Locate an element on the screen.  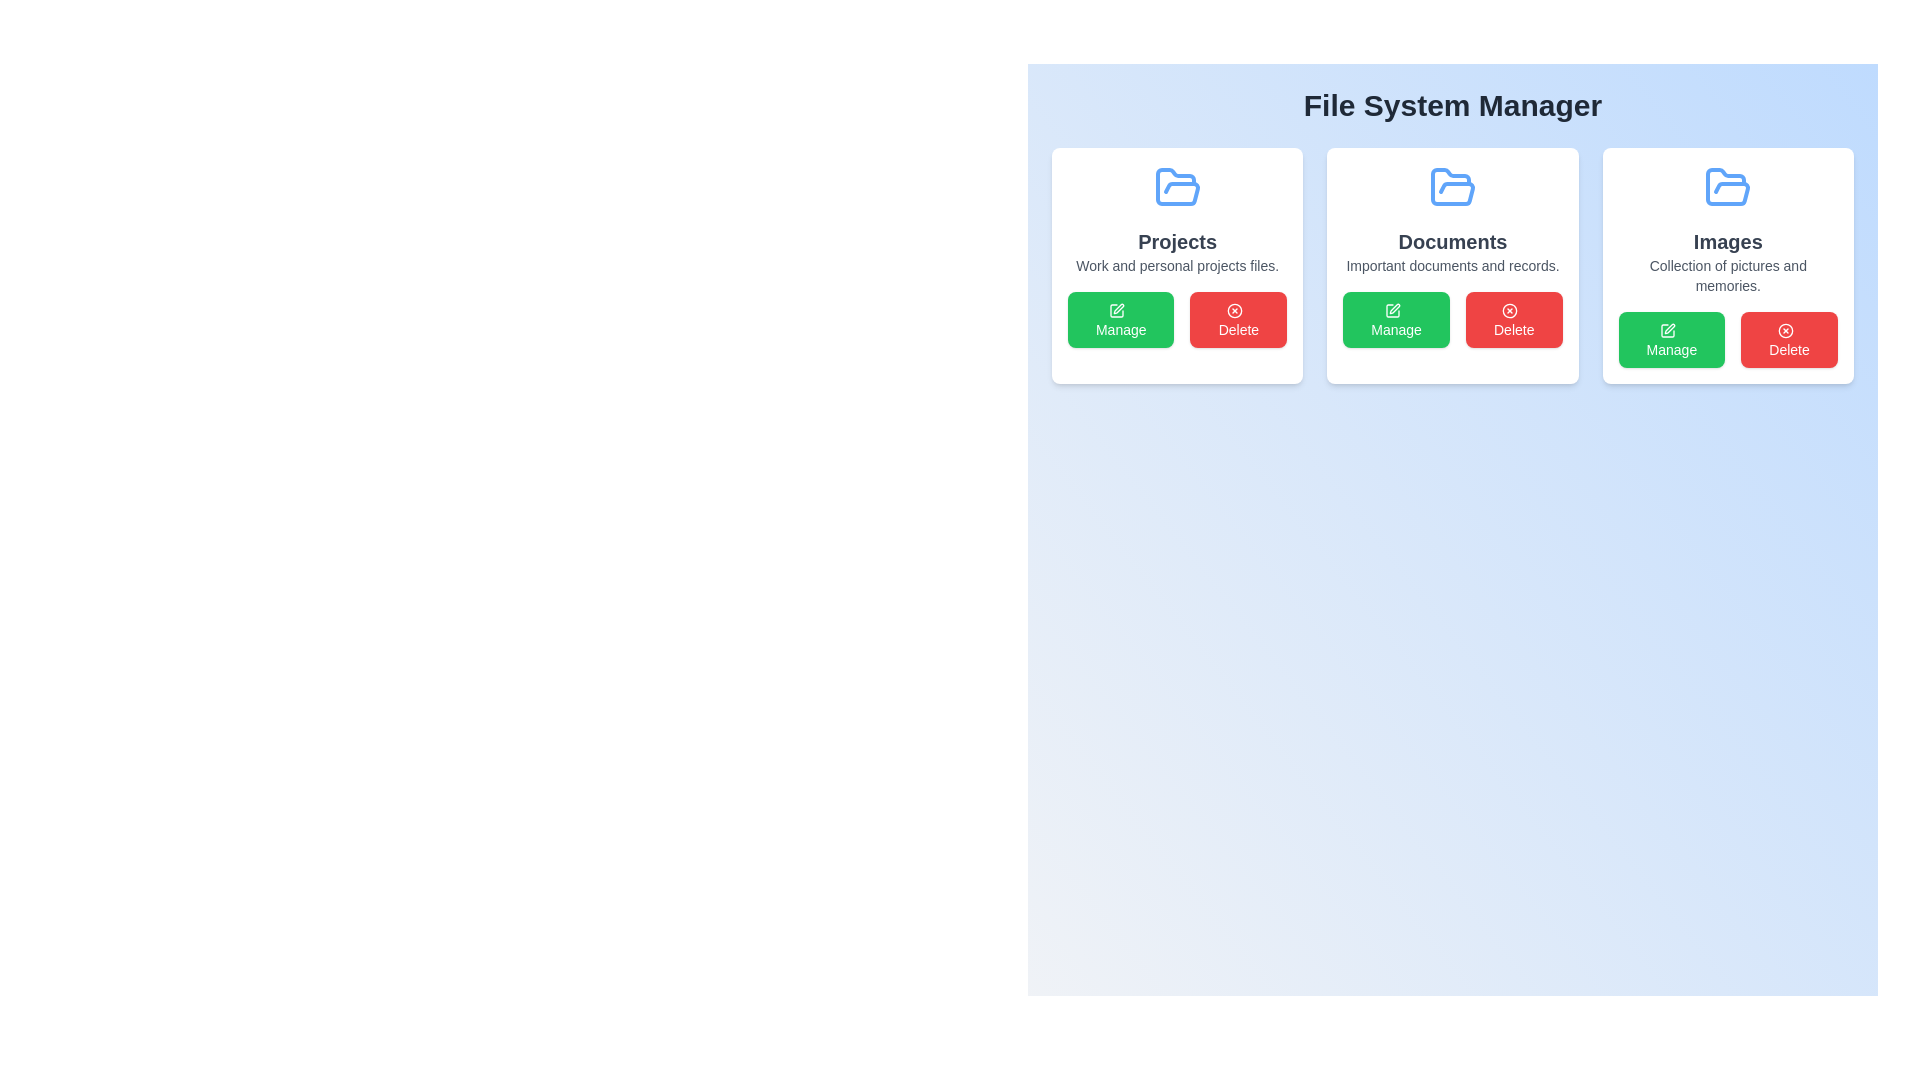
the 'Images' category icon, which is the third folder icon from the left within the 'Images' card, located above the text description and action buttons is located at coordinates (1727, 186).